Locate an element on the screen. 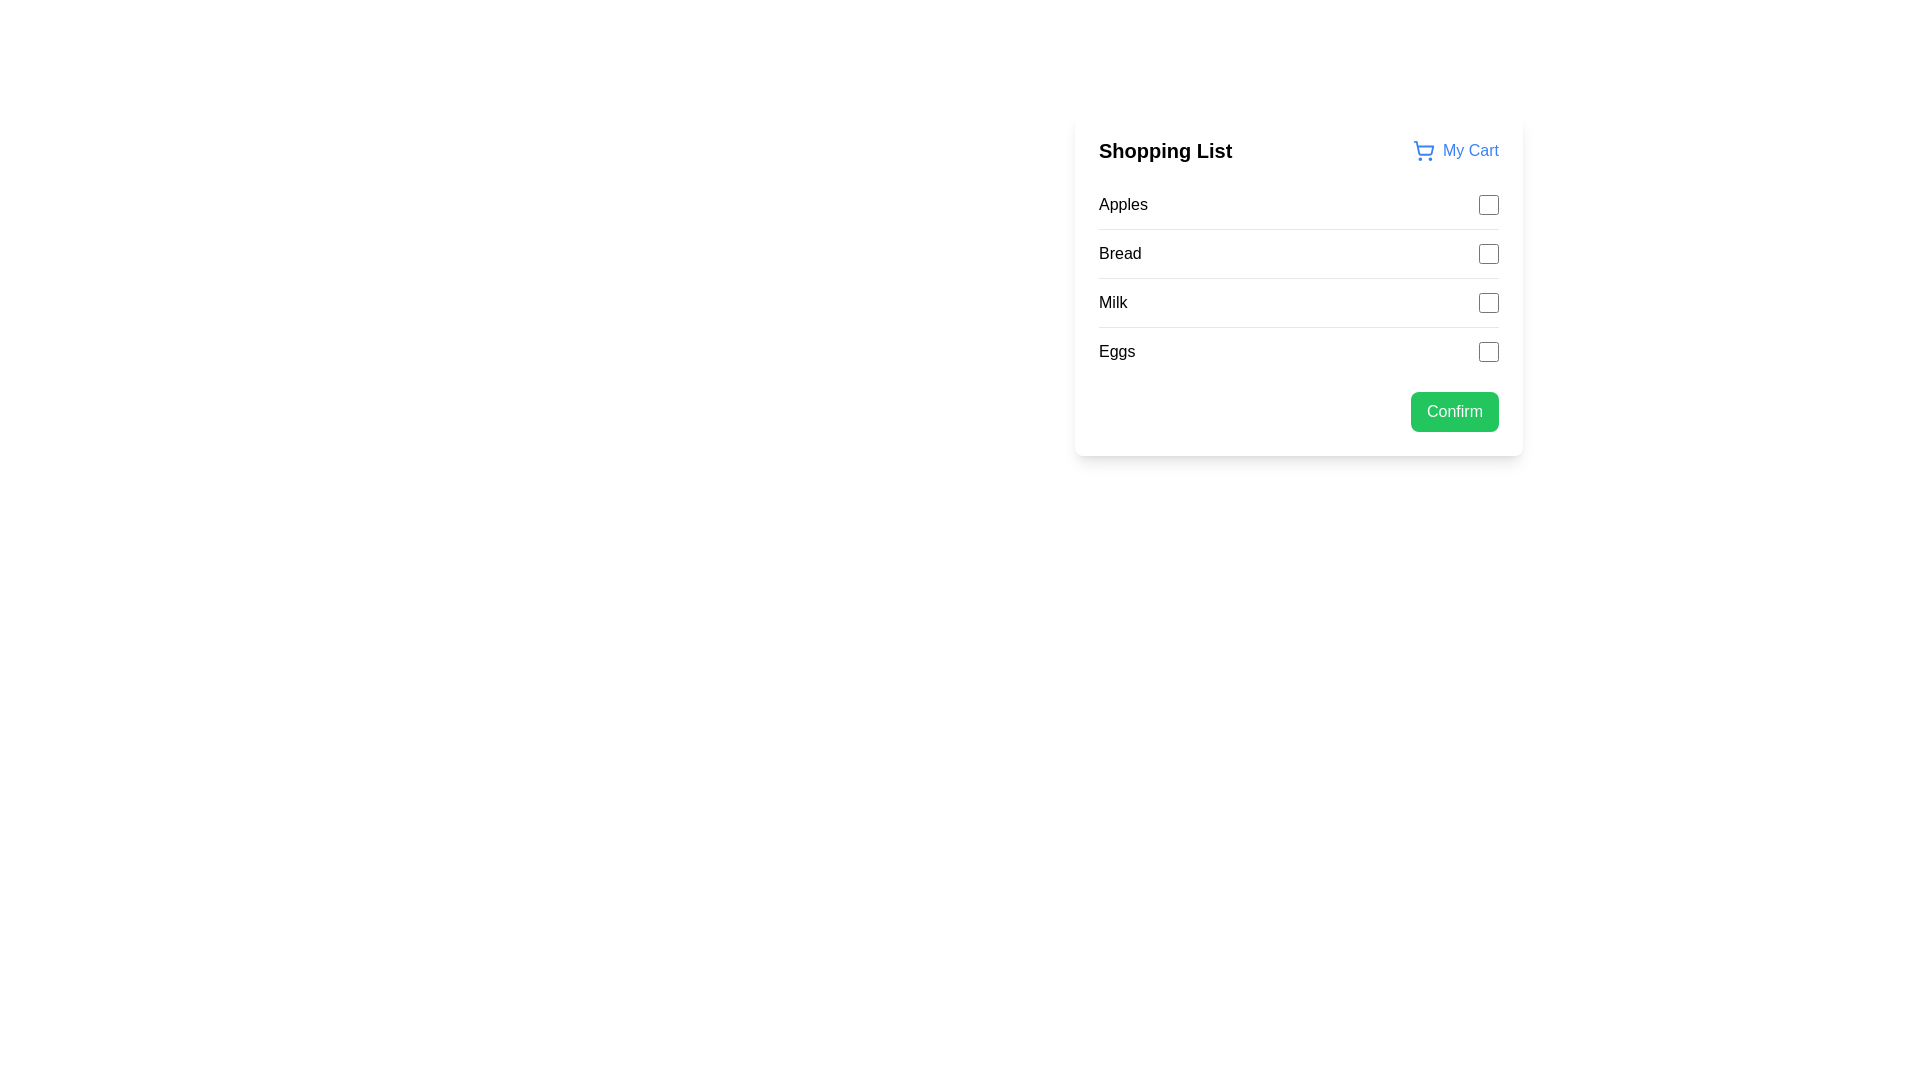 The image size is (1920, 1080). the 'My Cart' text label in blue located in the top-right corner of the shopping list UI card is located at coordinates (1470, 149).